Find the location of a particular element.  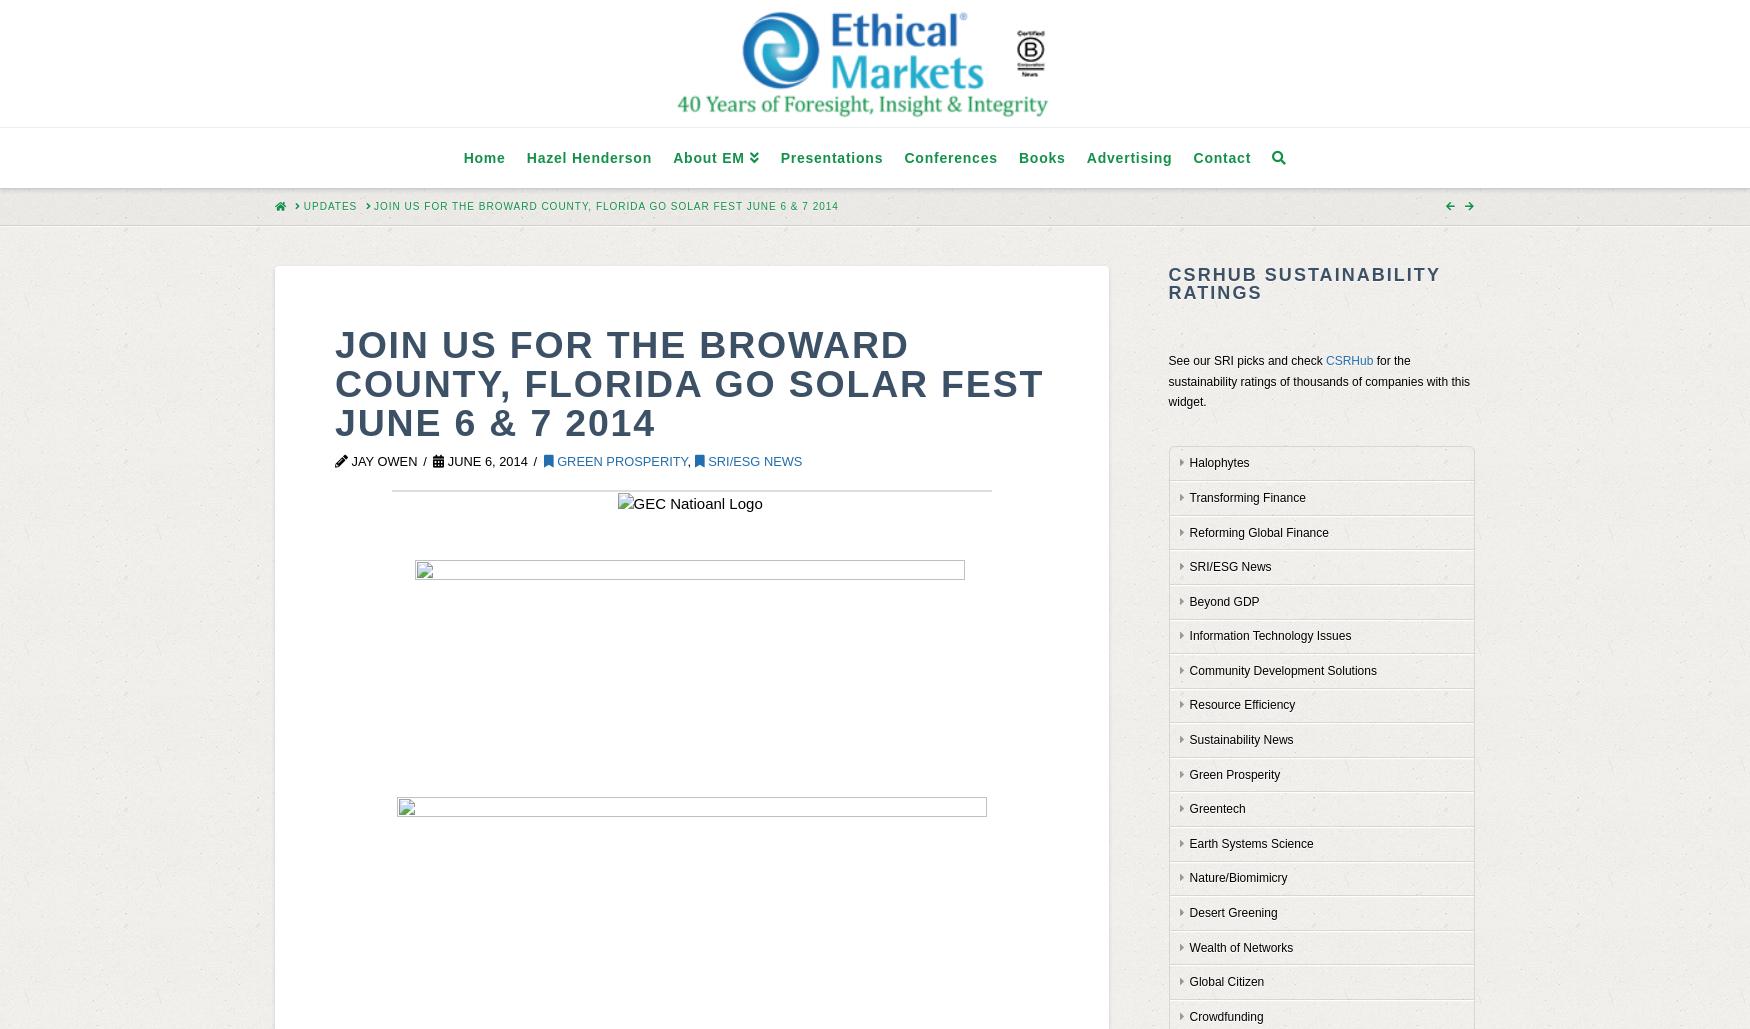

'Crowdfunding' is located at coordinates (1226, 1015).